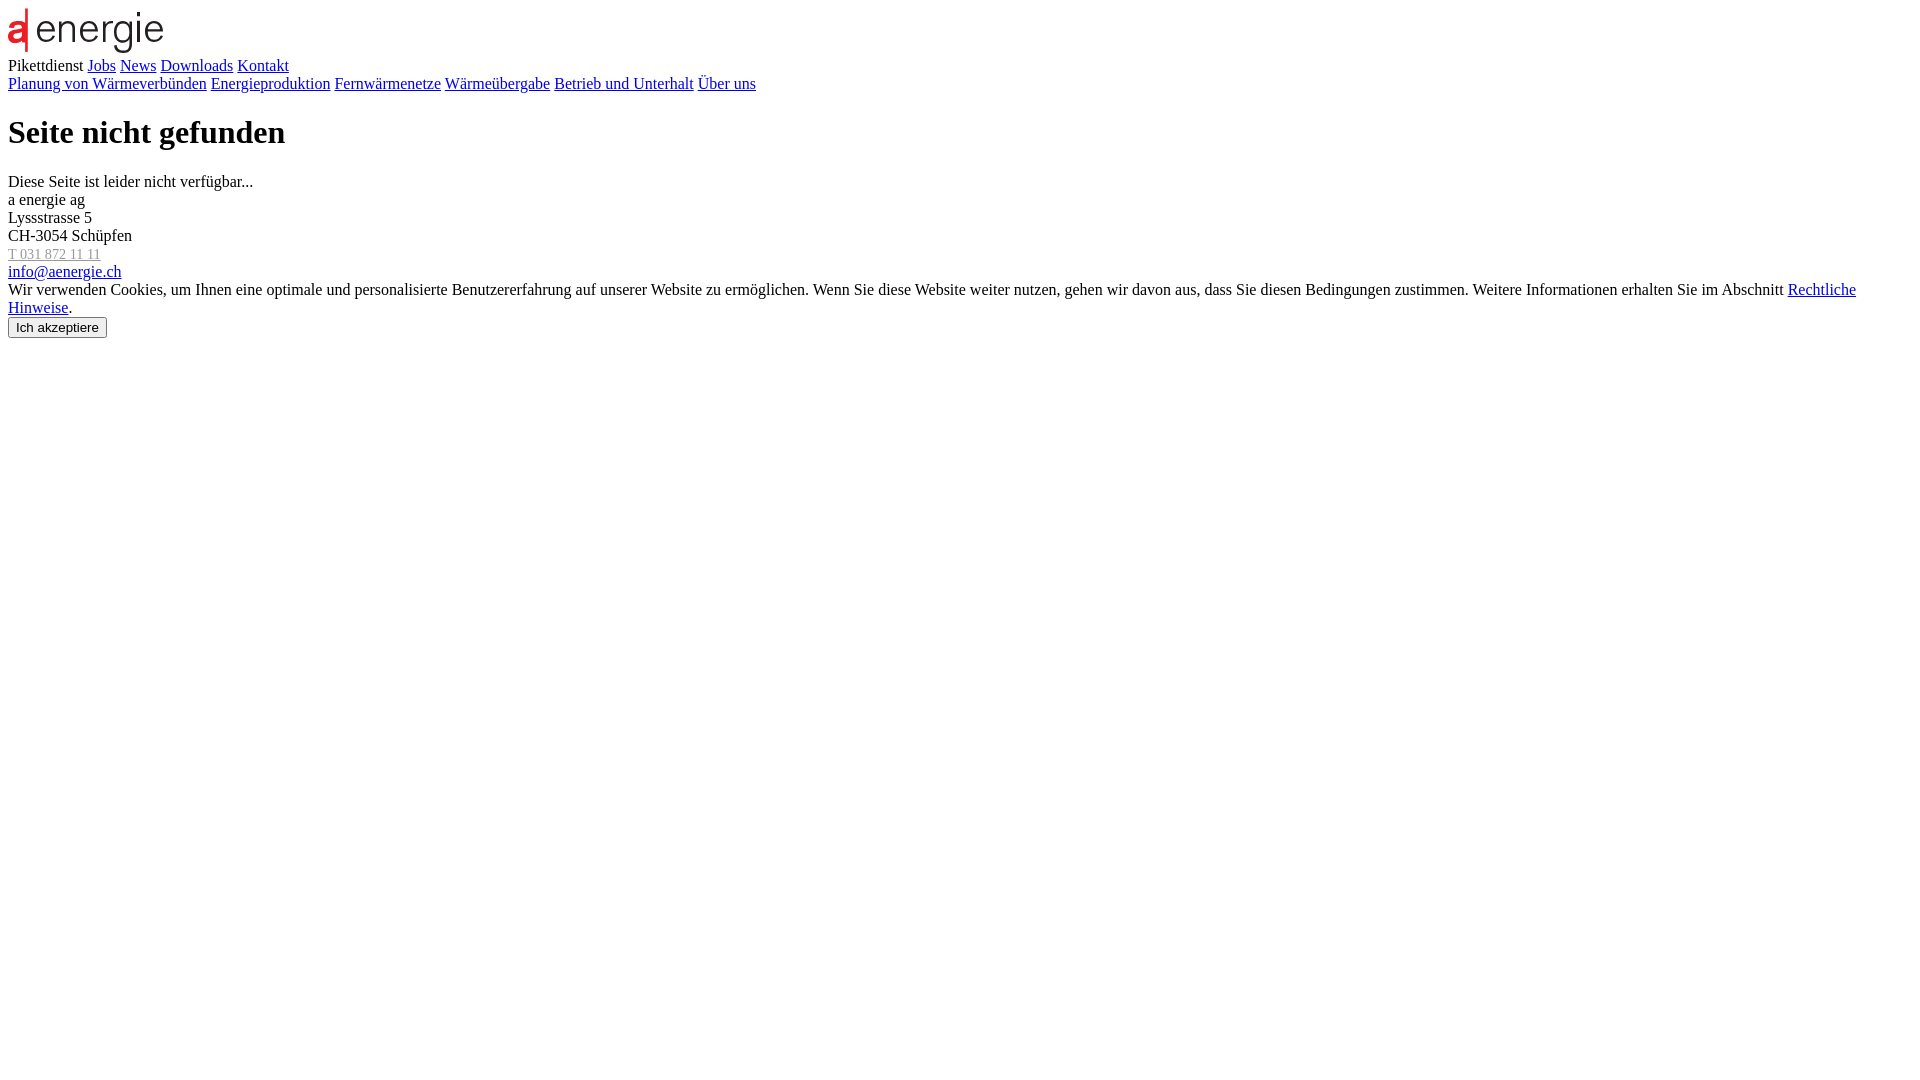  I want to click on 'Kontakt', so click(262, 64).